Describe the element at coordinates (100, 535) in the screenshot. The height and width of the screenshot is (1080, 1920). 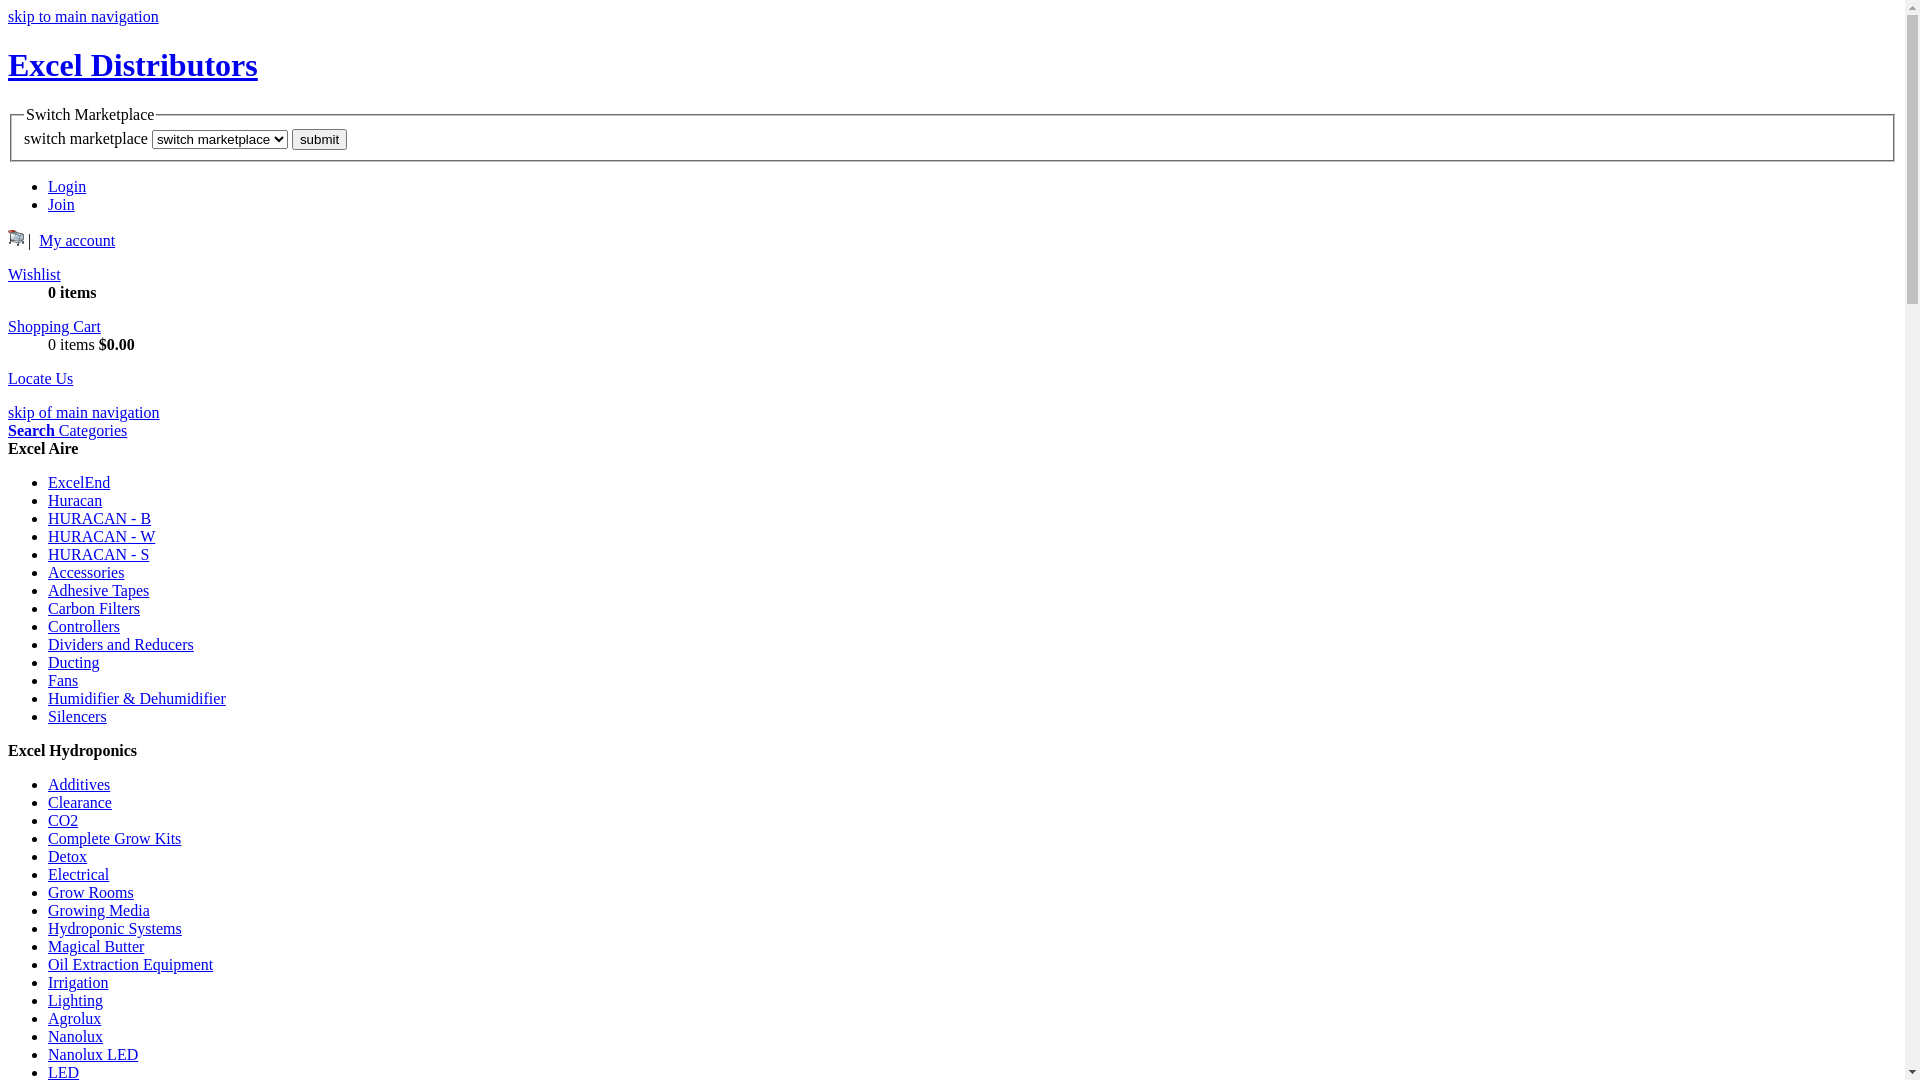
I see `'HURACAN - W'` at that location.